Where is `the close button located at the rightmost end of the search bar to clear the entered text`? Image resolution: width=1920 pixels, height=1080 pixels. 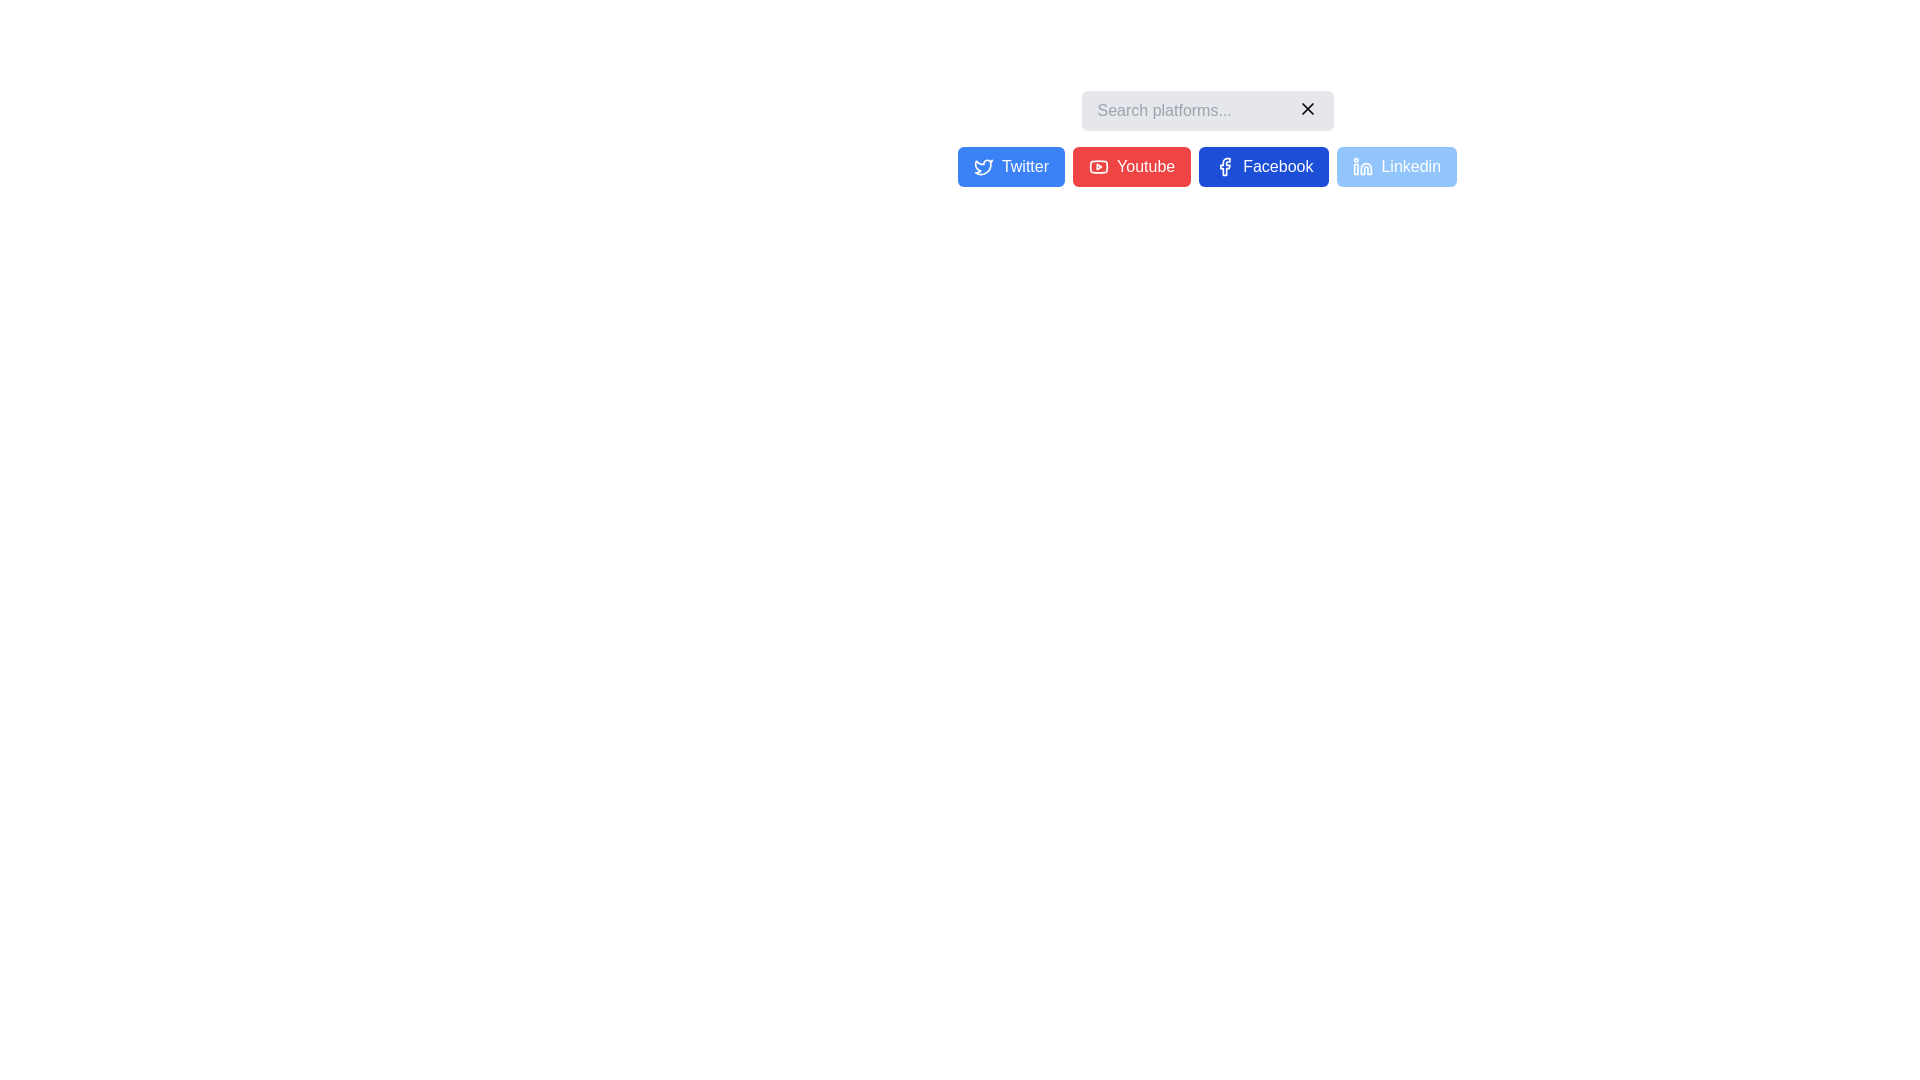
the close button located at the rightmost end of the search bar to clear the entered text is located at coordinates (1307, 108).